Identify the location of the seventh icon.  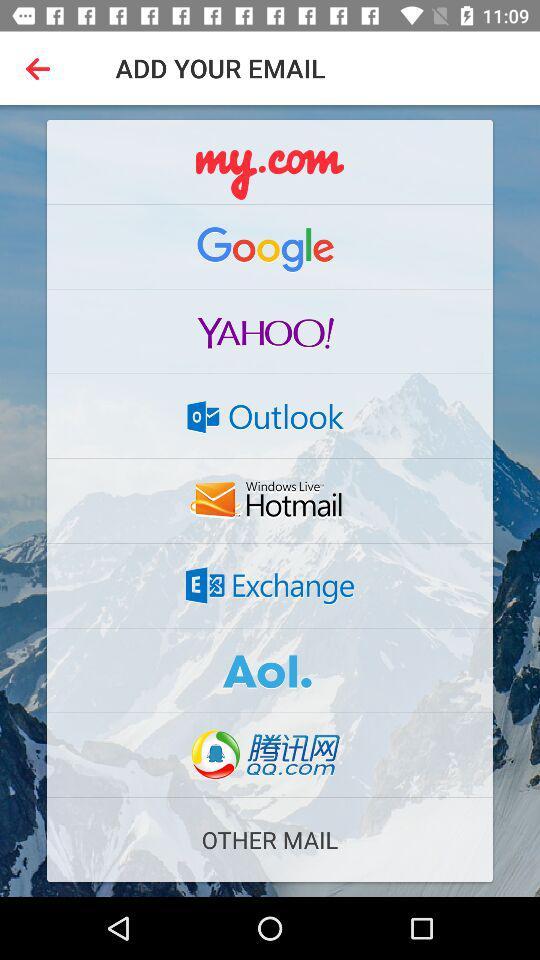
(270, 671).